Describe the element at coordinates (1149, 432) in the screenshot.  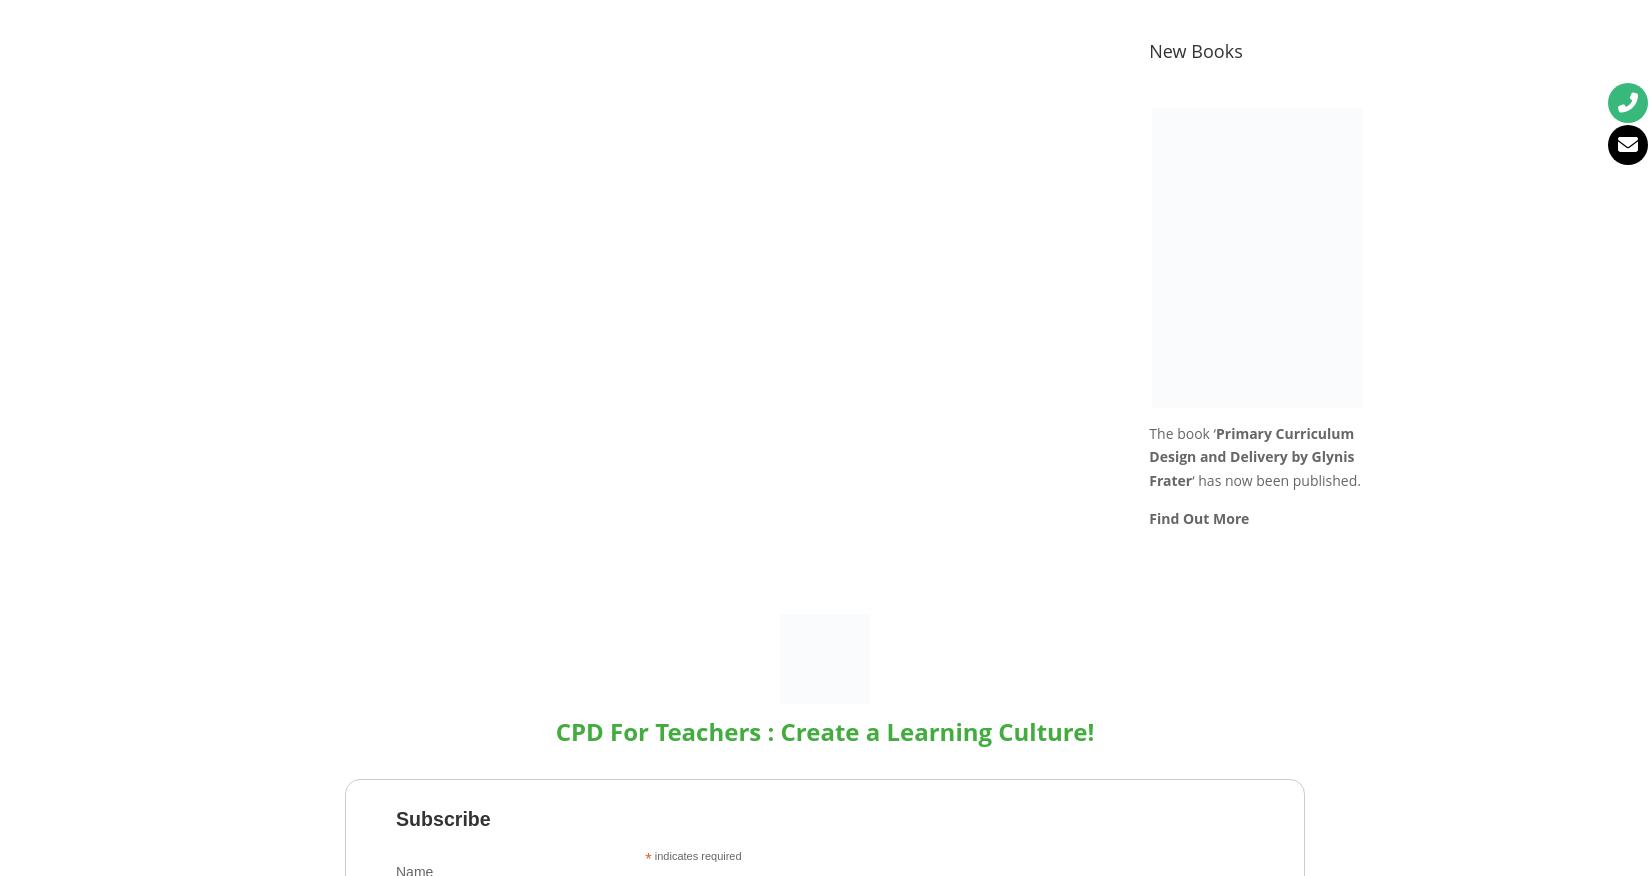
I see `'The book ‘'` at that location.